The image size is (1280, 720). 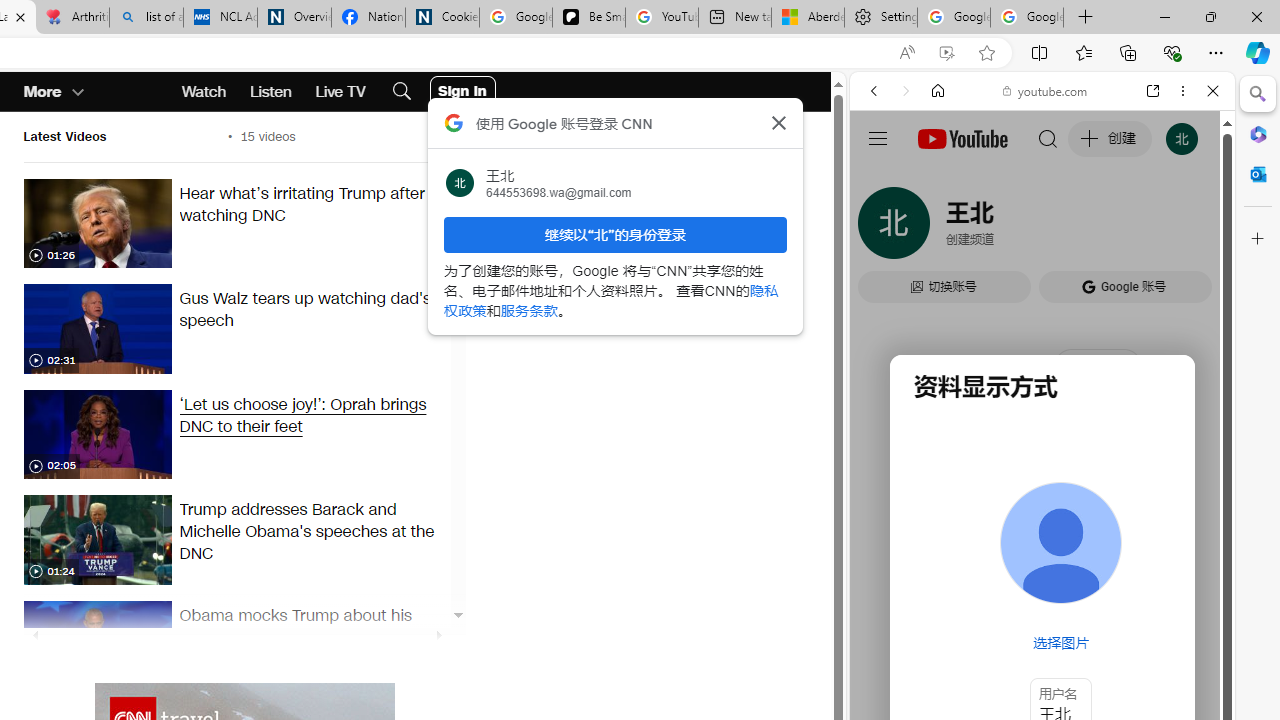 What do you see at coordinates (945, 52) in the screenshot?
I see `'Enhance video'` at bounding box center [945, 52].